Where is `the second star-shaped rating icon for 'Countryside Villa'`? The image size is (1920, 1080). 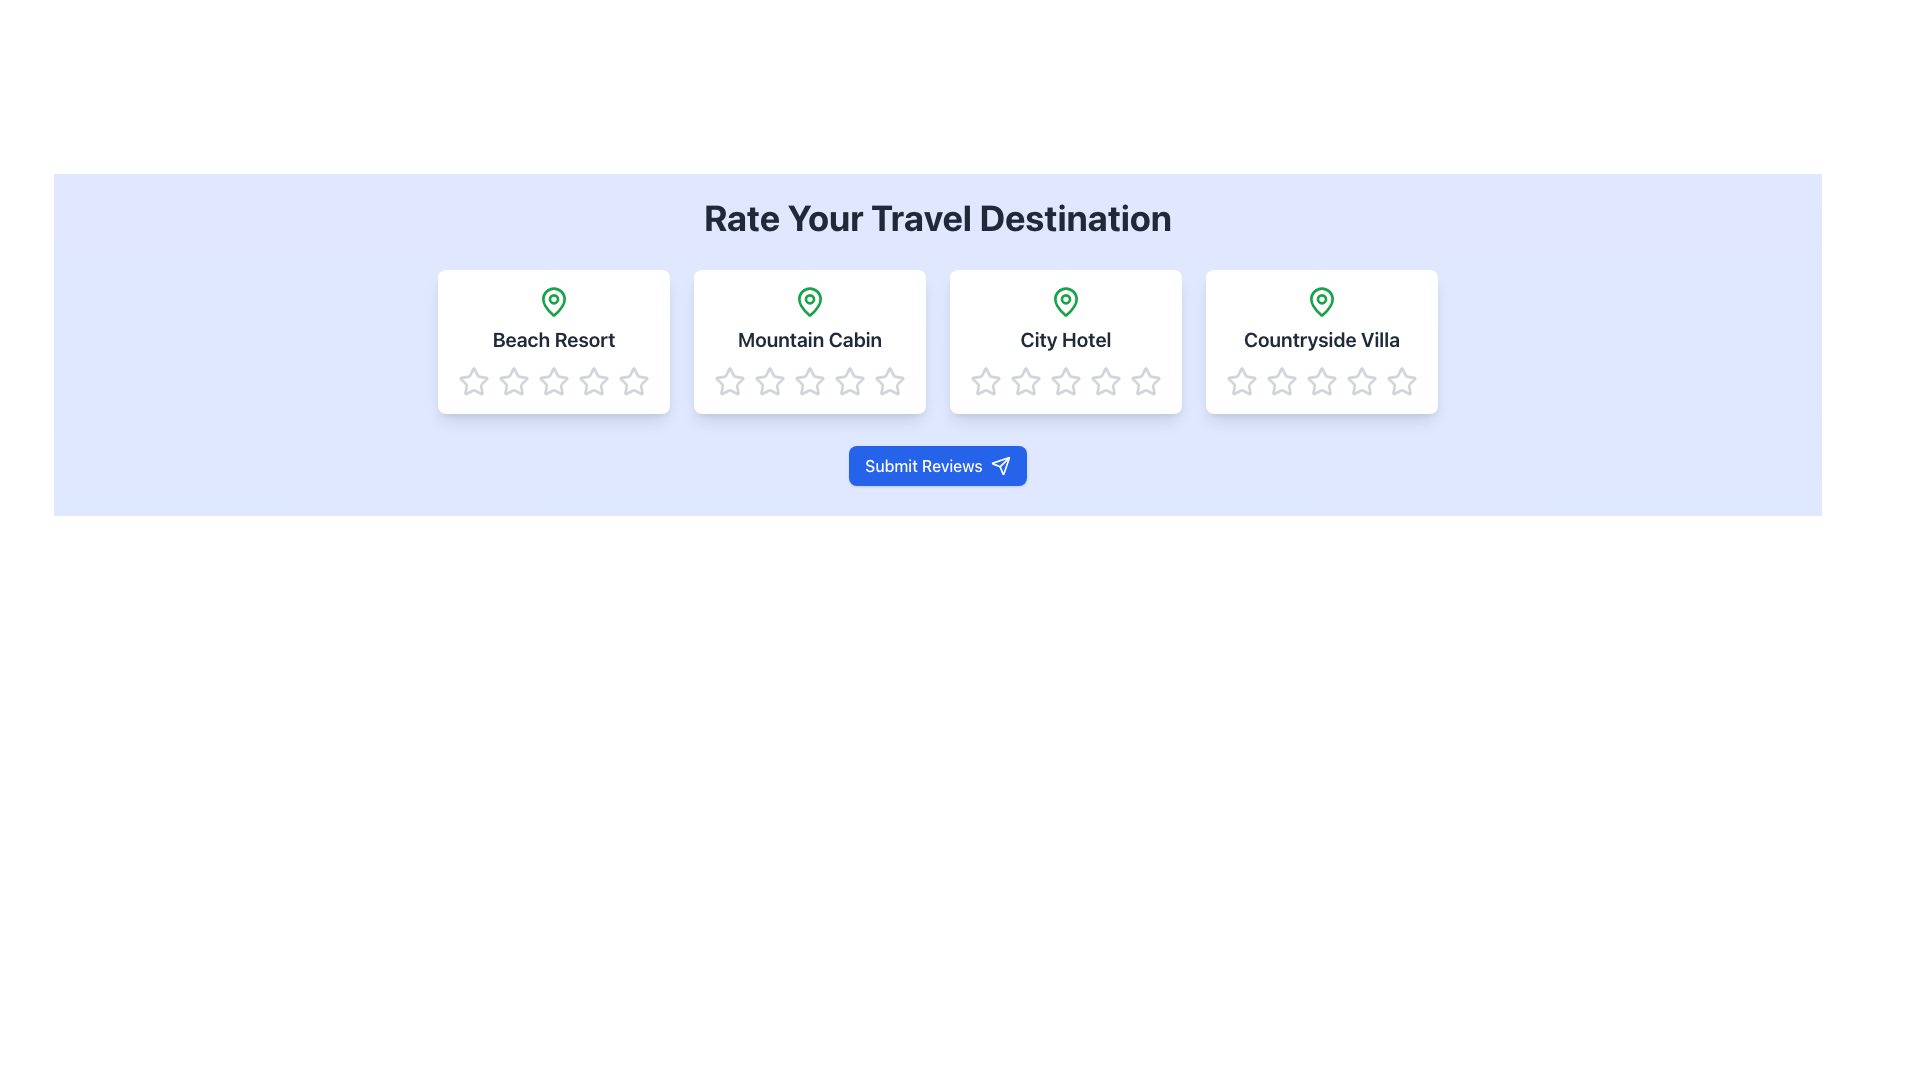 the second star-shaped rating icon for 'Countryside Villa' is located at coordinates (1281, 381).